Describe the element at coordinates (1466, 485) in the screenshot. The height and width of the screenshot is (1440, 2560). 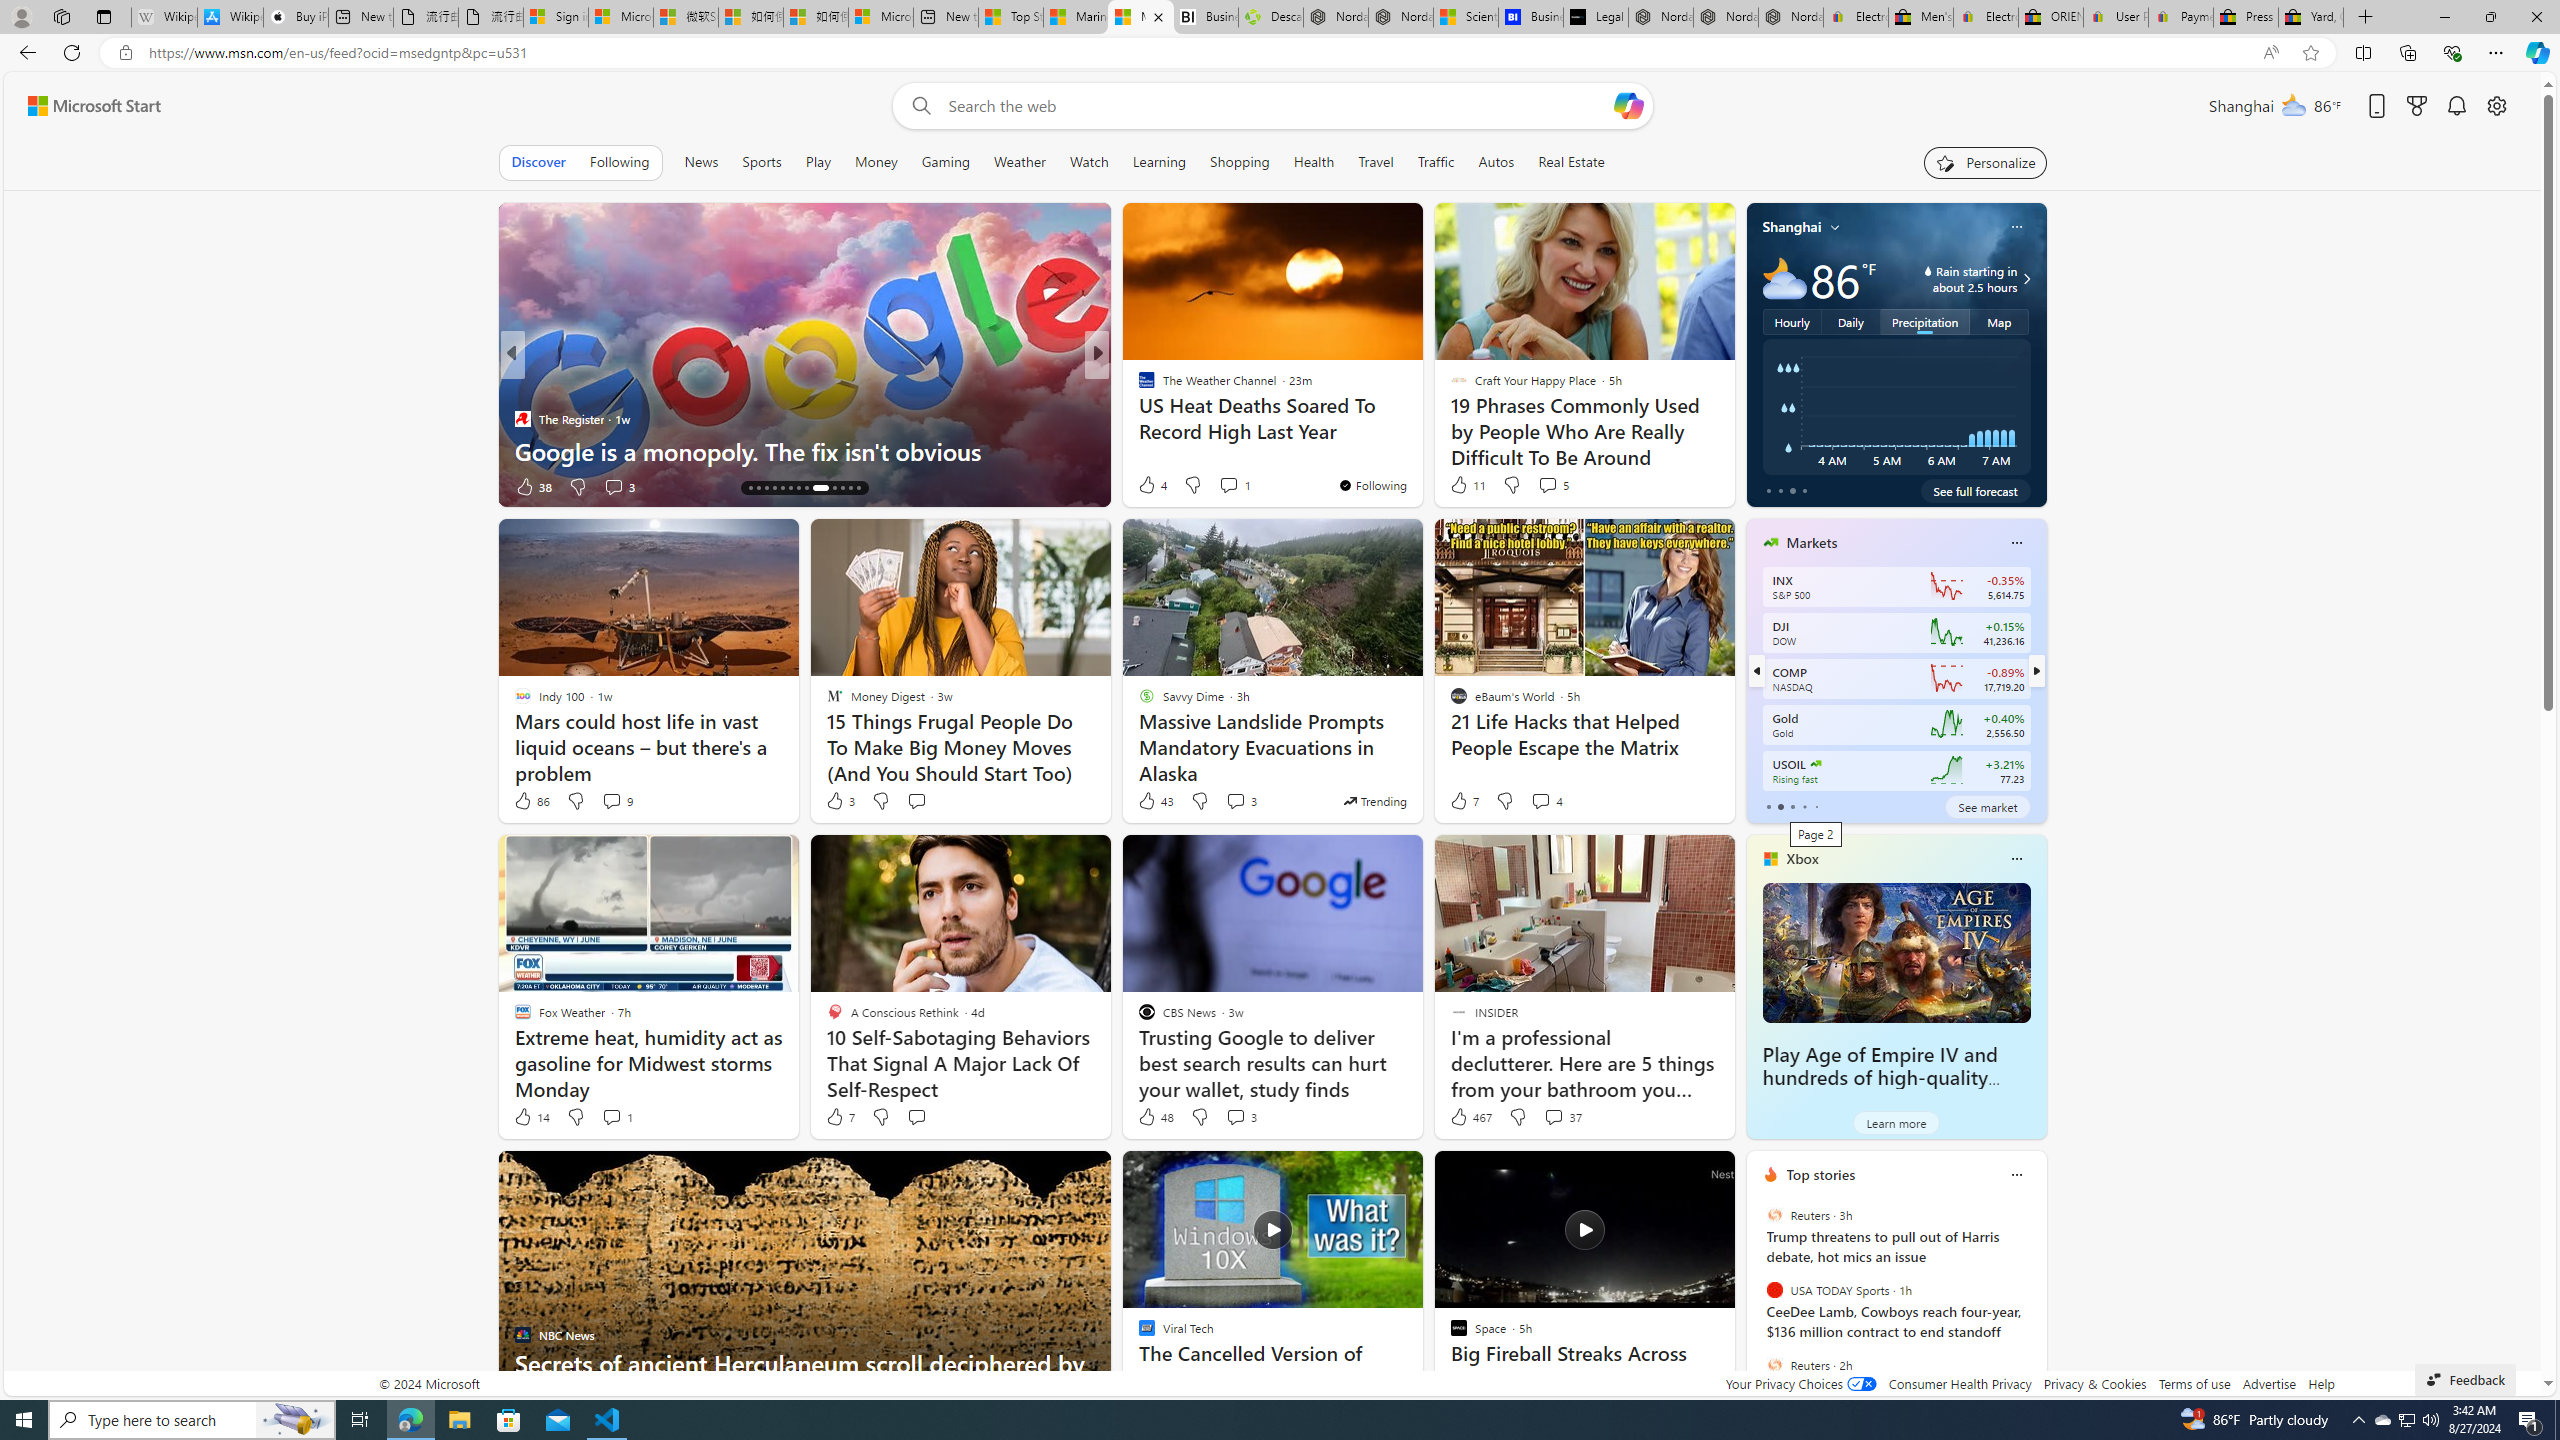
I see `'11 Like'` at that location.